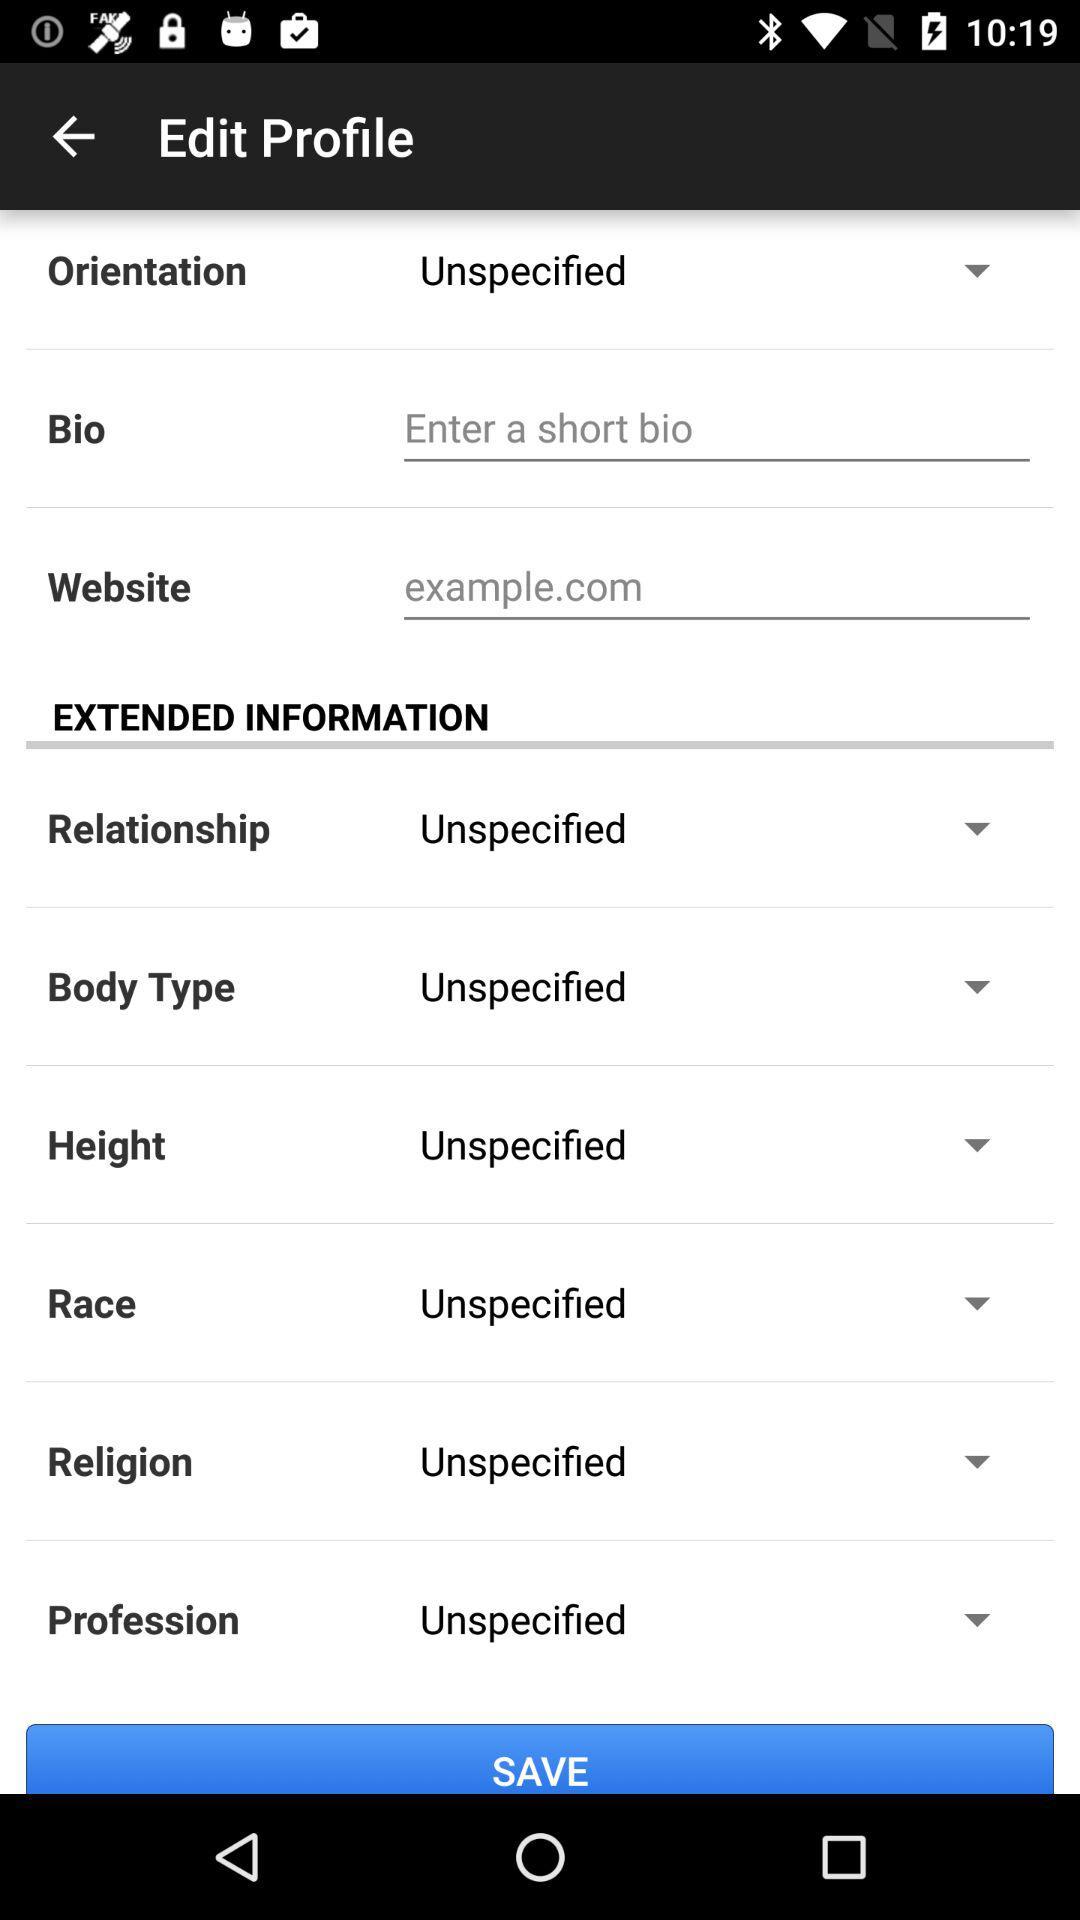 The height and width of the screenshot is (1920, 1080). I want to click on website name, so click(716, 585).